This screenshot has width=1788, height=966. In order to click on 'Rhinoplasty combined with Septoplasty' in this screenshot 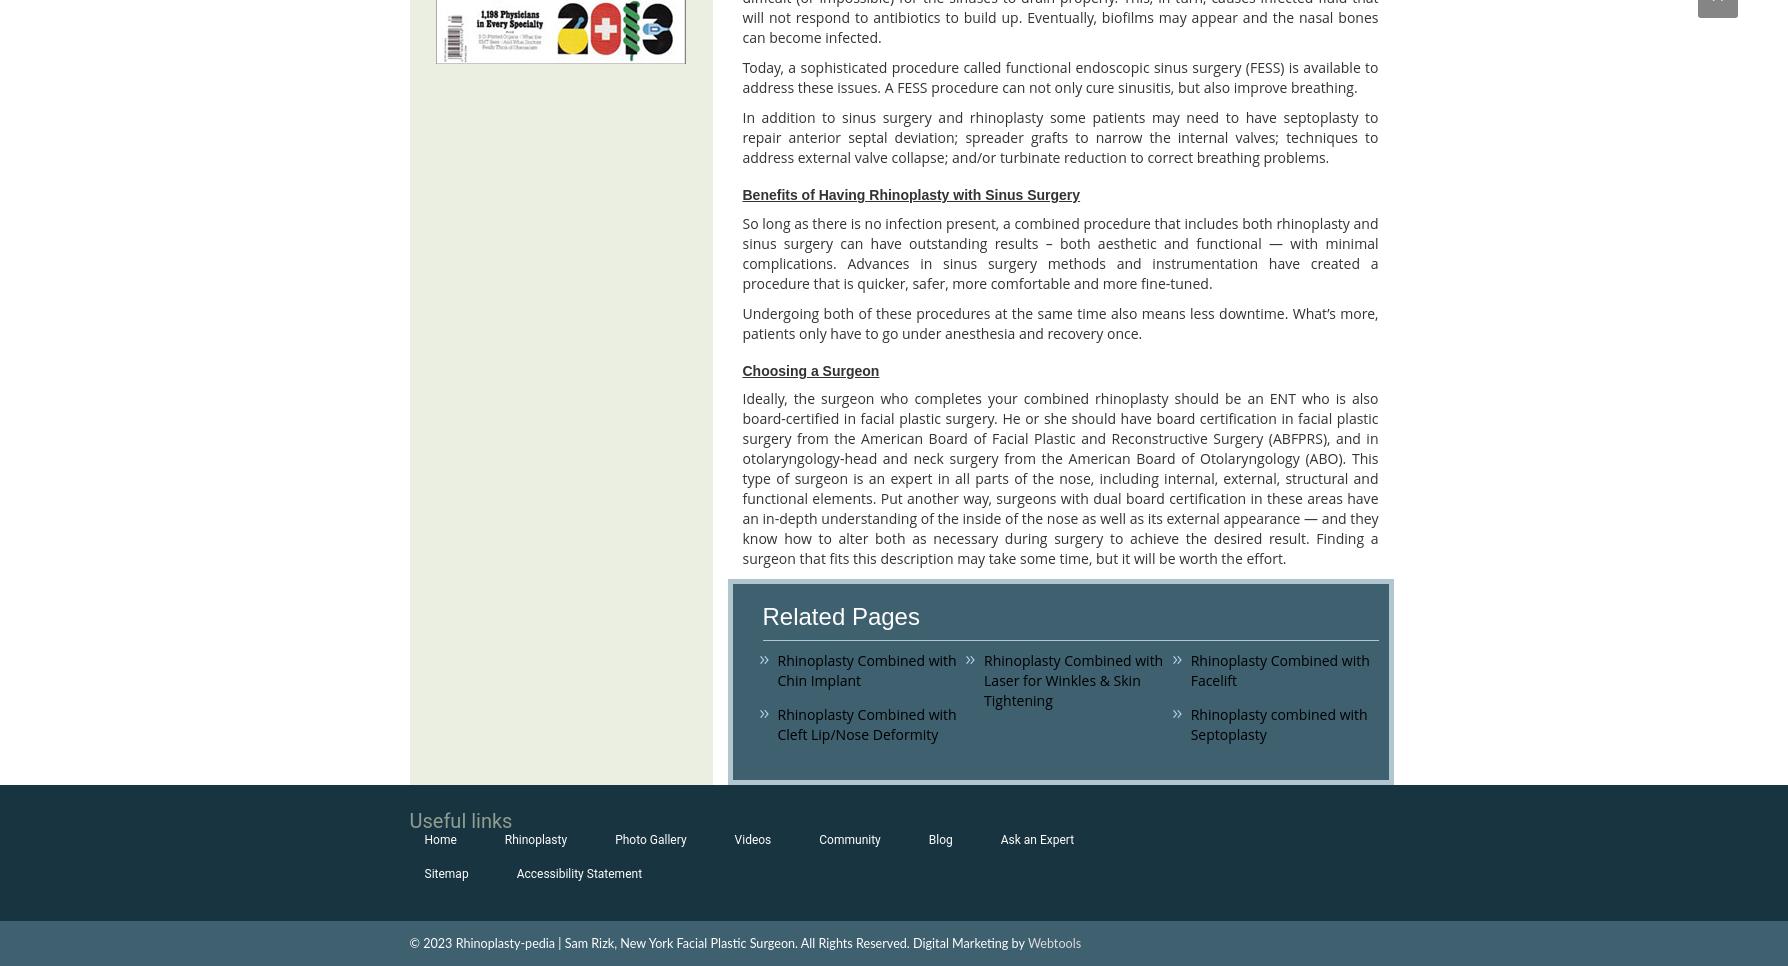, I will do `click(1277, 722)`.